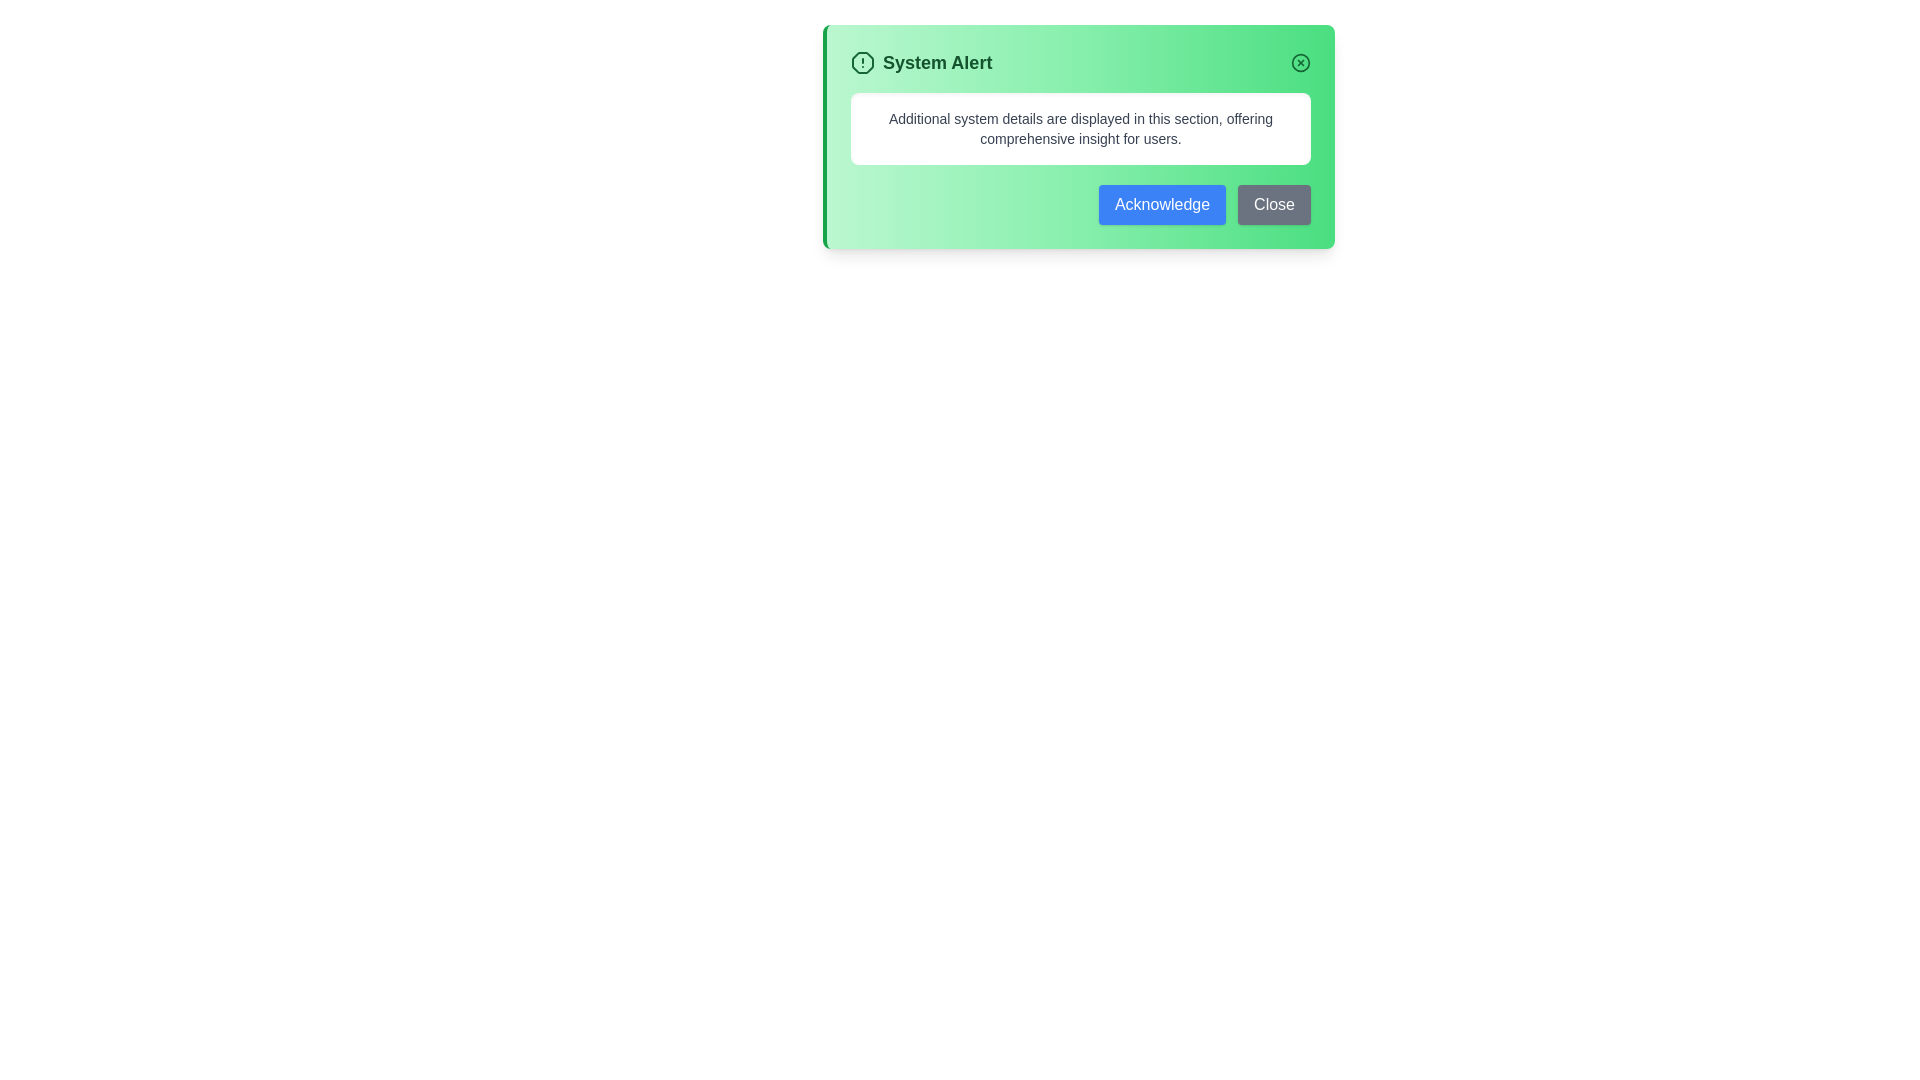  I want to click on close button to hide the details section, so click(1300, 61).